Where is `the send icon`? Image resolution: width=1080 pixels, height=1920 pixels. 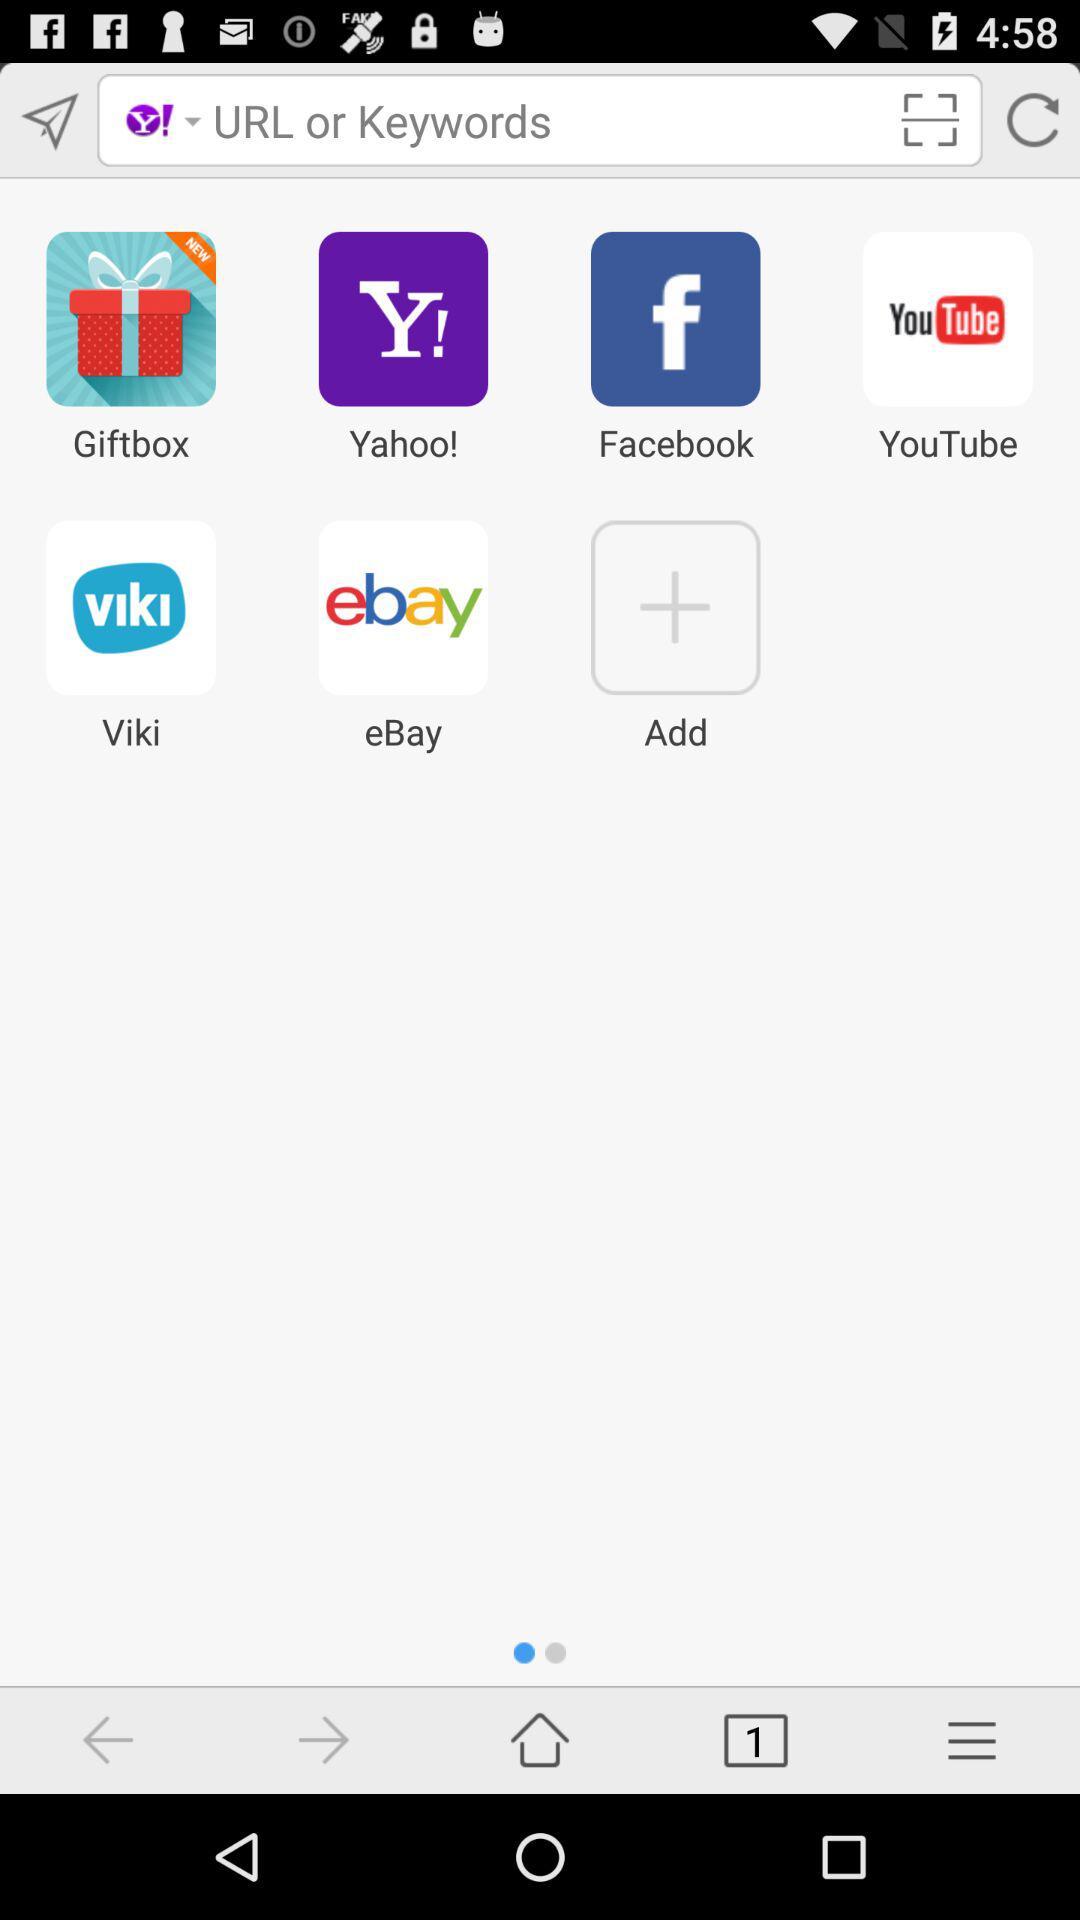 the send icon is located at coordinates (47, 128).